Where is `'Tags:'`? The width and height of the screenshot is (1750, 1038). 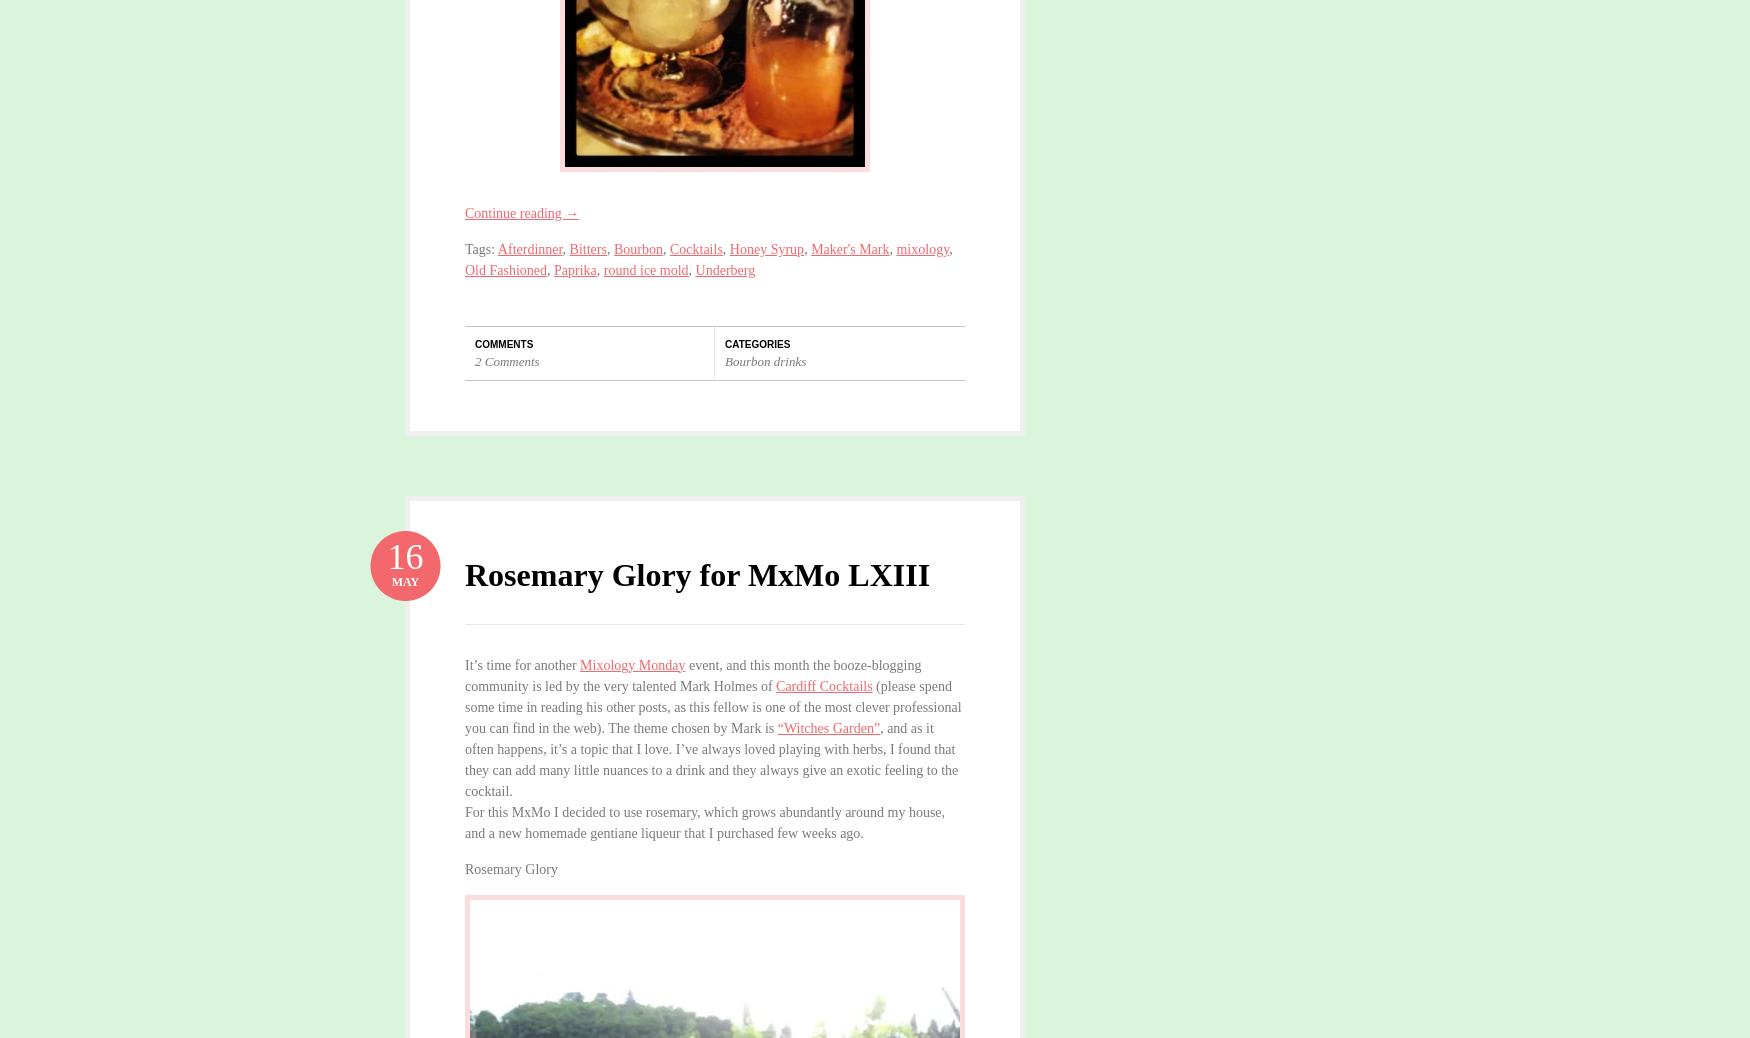 'Tags:' is located at coordinates (481, 248).